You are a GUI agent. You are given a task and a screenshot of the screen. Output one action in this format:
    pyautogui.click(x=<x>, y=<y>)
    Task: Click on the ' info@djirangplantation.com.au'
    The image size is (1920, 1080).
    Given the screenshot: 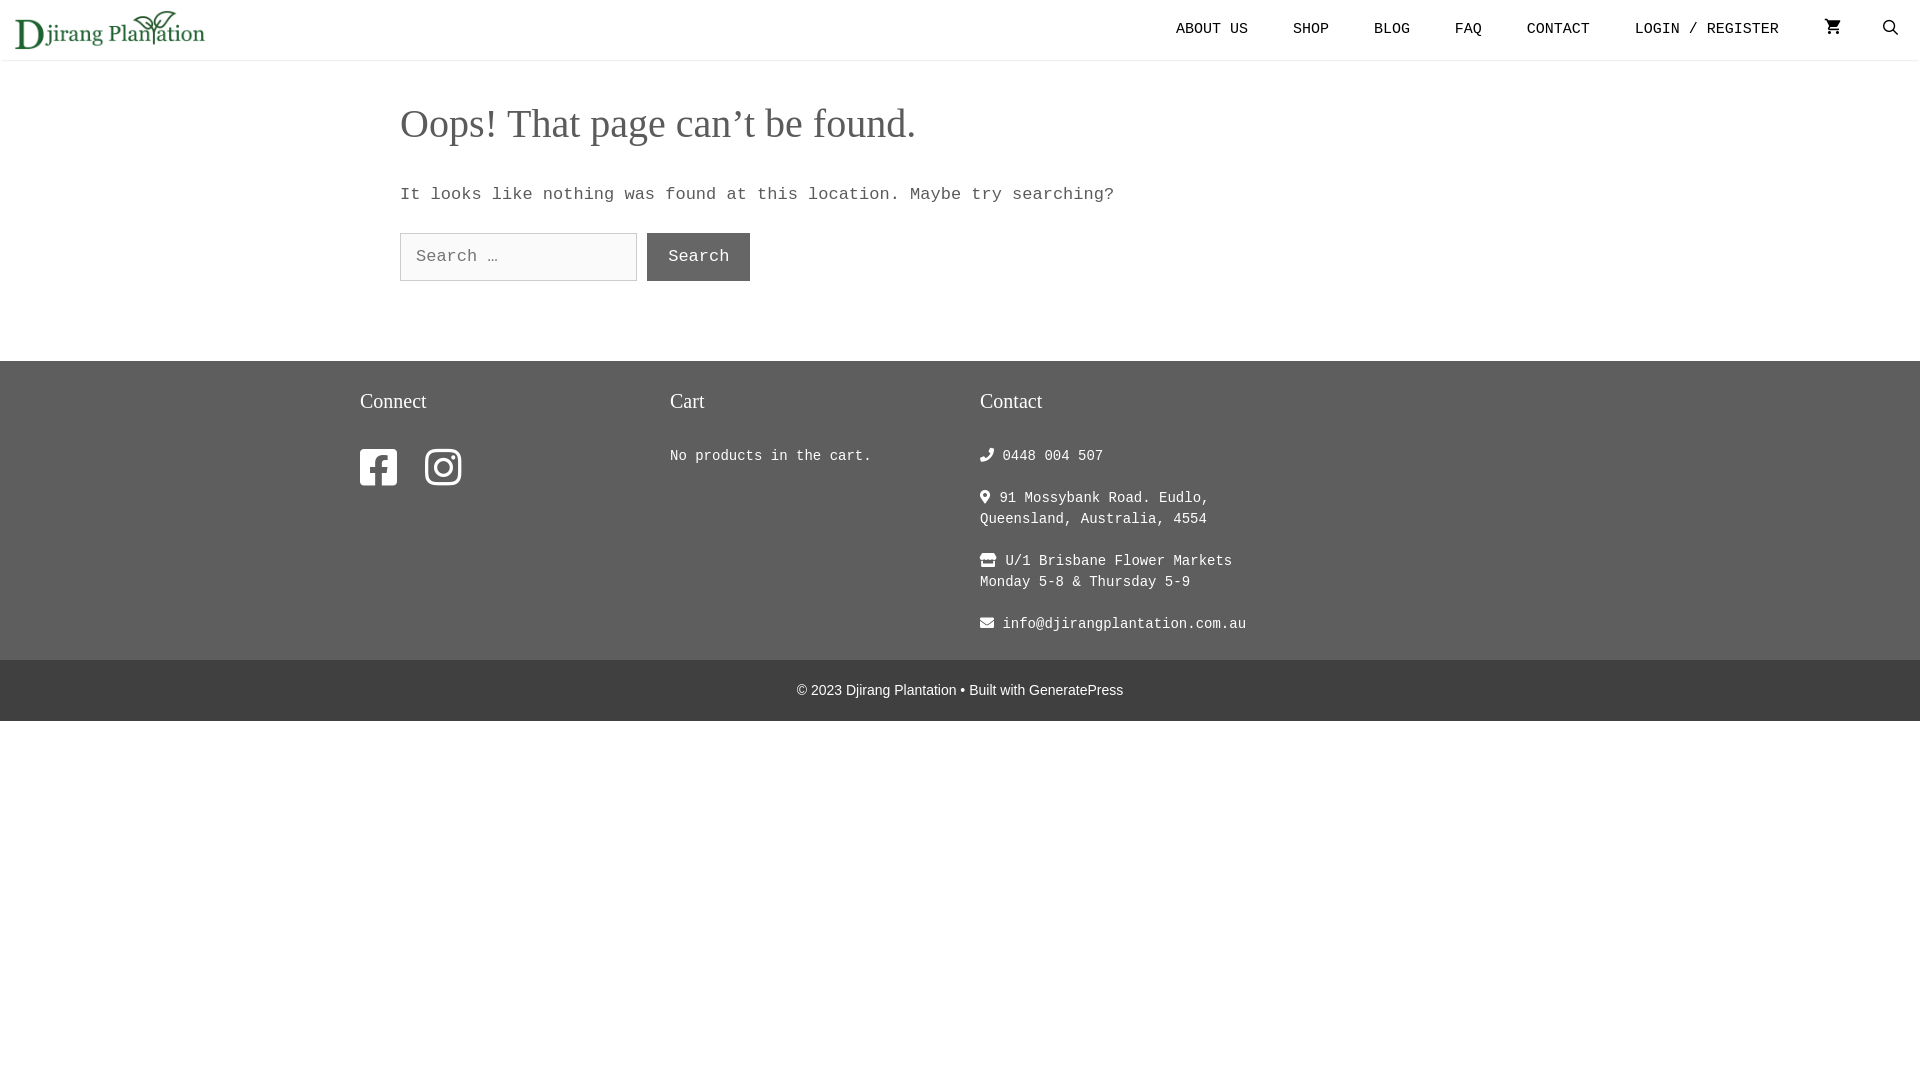 What is the action you would take?
    pyautogui.click(x=1118, y=623)
    